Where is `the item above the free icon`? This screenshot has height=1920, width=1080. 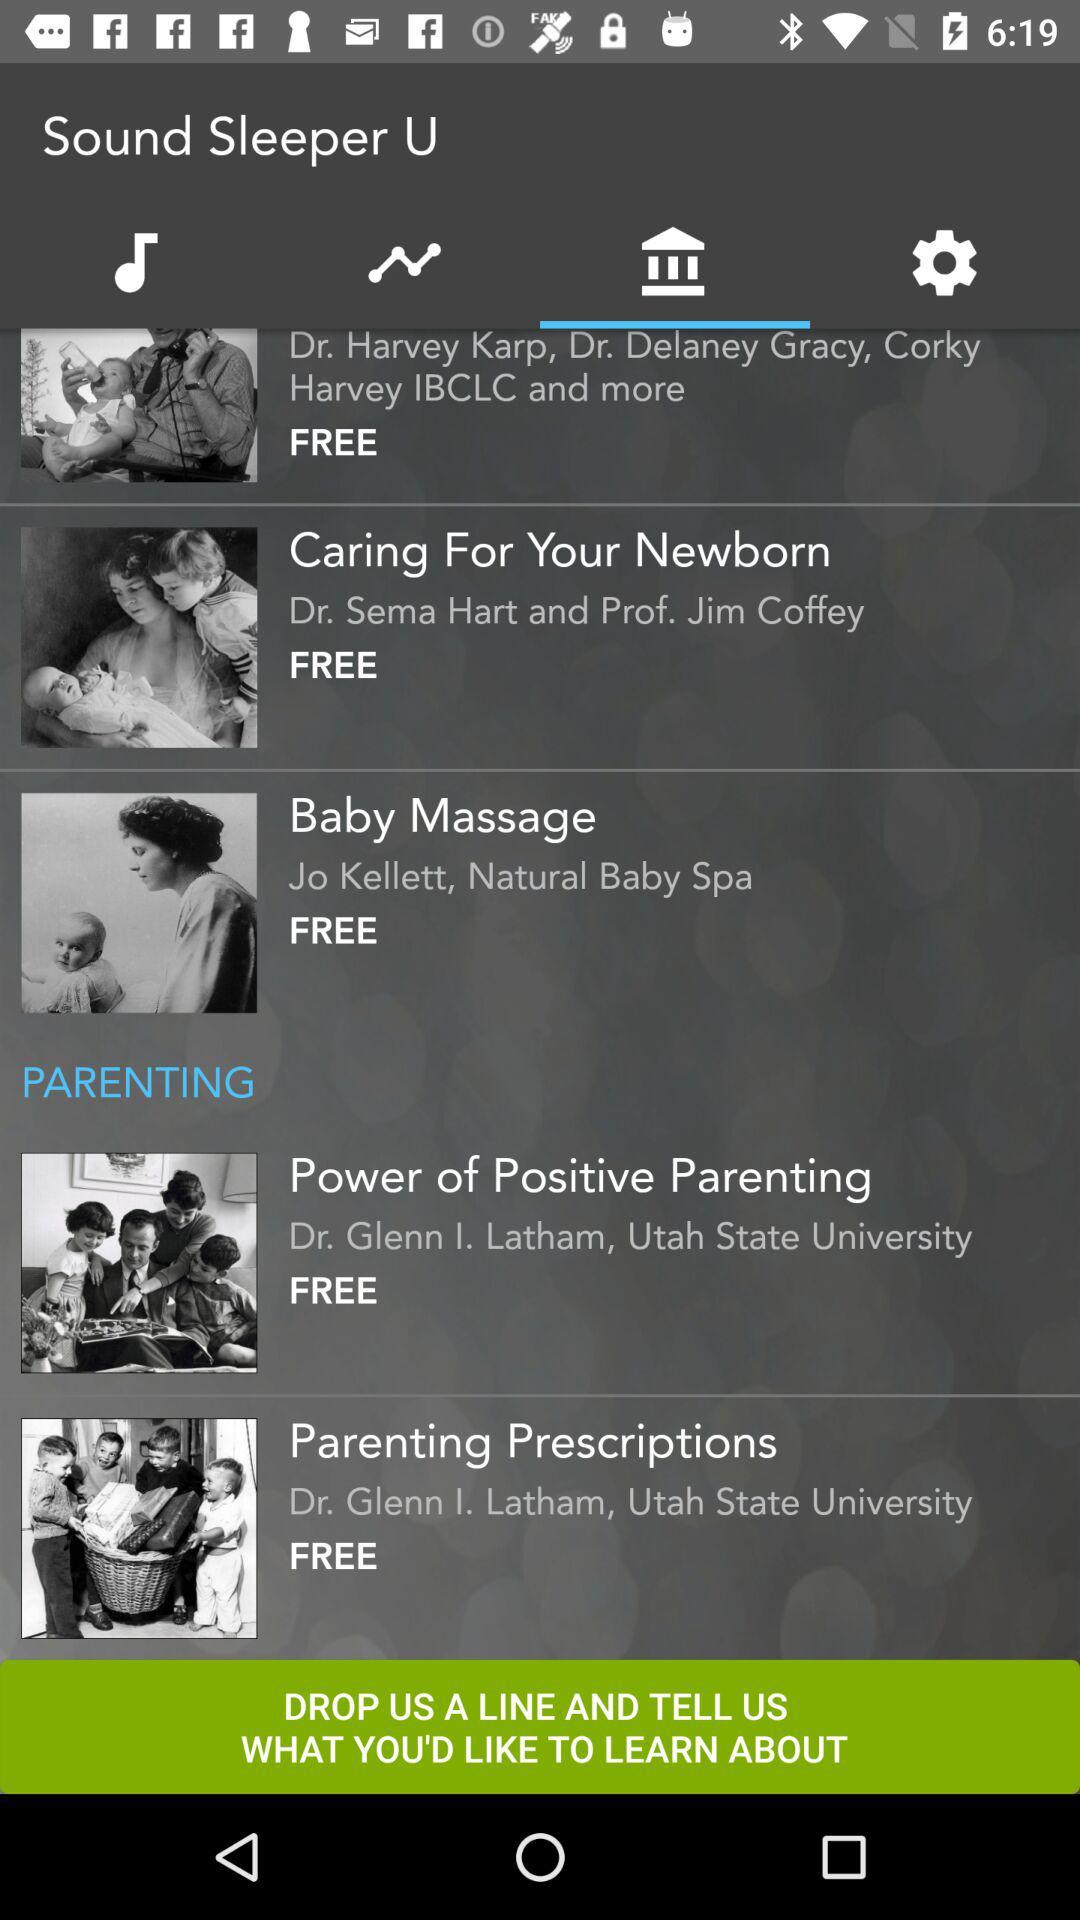 the item above the free icon is located at coordinates (678, 870).